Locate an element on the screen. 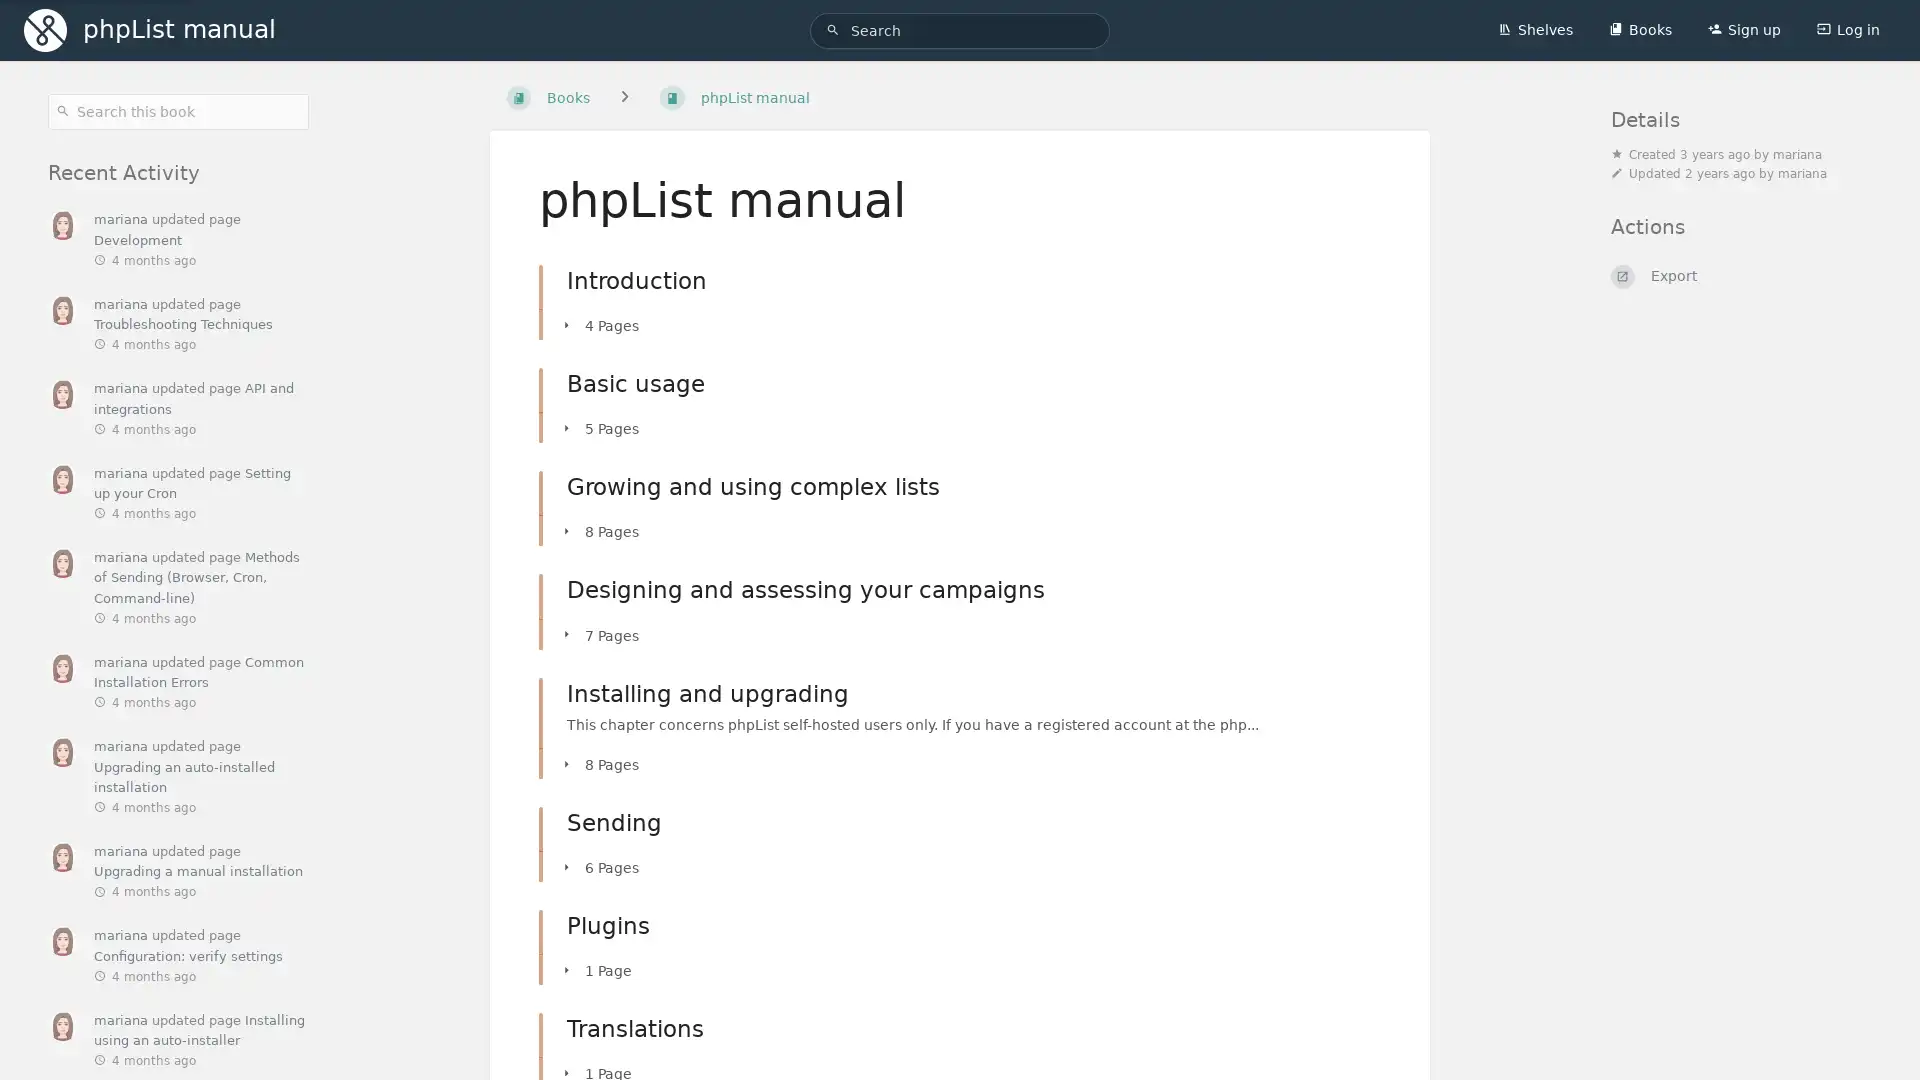 The image size is (1920, 1080). Search is located at coordinates (66, 111).